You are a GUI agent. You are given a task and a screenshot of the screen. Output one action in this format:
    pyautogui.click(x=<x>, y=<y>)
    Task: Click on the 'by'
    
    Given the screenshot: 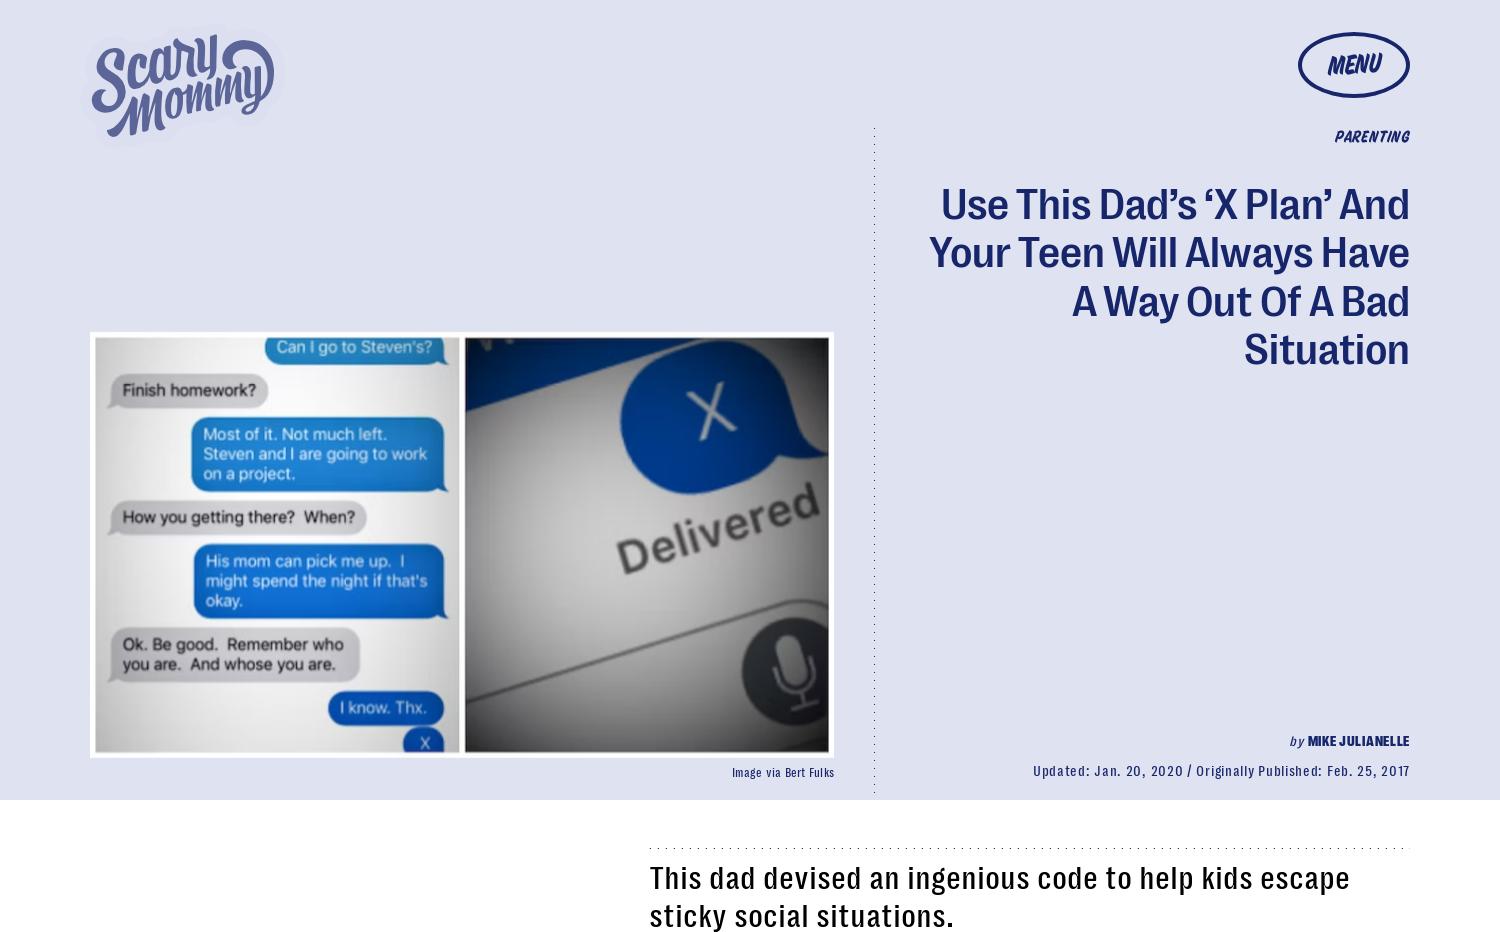 What is the action you would take?
    pyautogui.click(x=1296, y=739)
    